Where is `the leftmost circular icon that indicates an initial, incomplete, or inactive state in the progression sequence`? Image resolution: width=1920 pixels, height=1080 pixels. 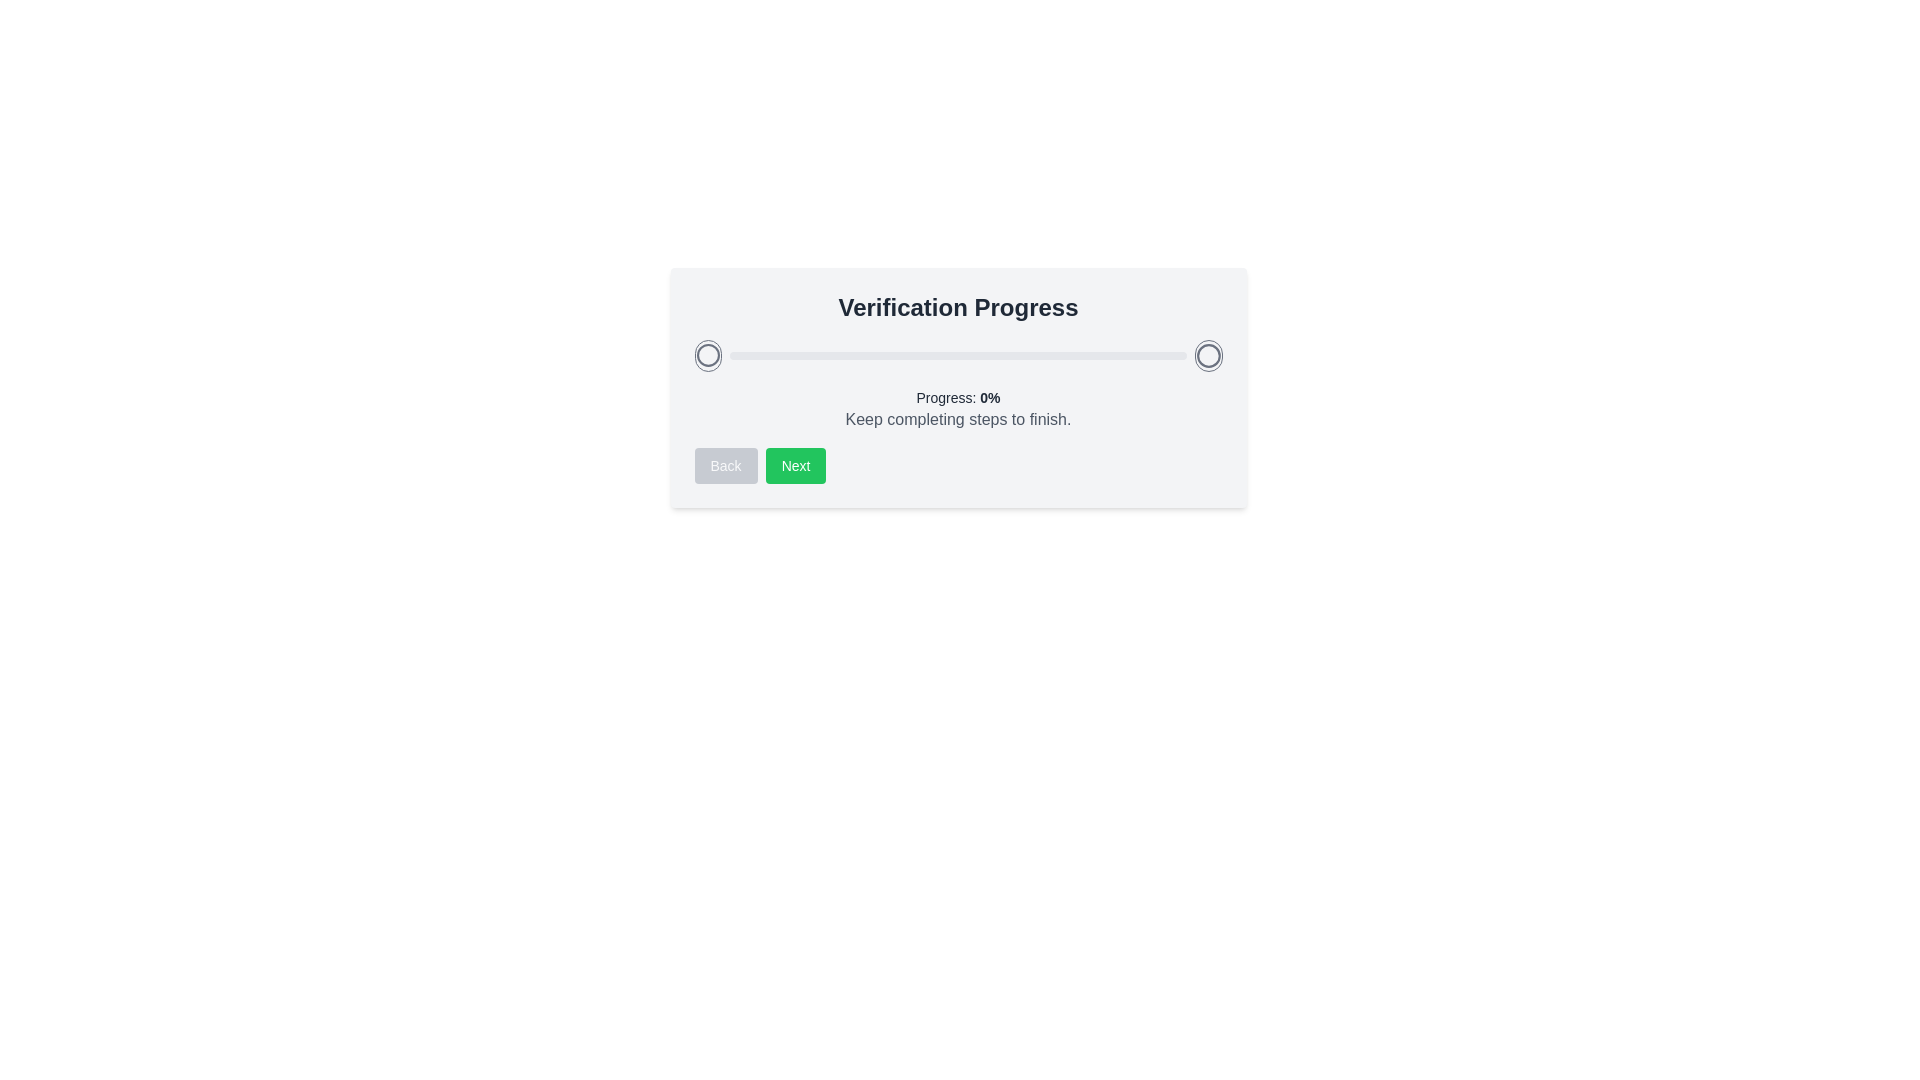
the leftmost circular icon that indicates an initial, incomplete, or inactive state in the progression sequence is located at coordinates (708, 354).